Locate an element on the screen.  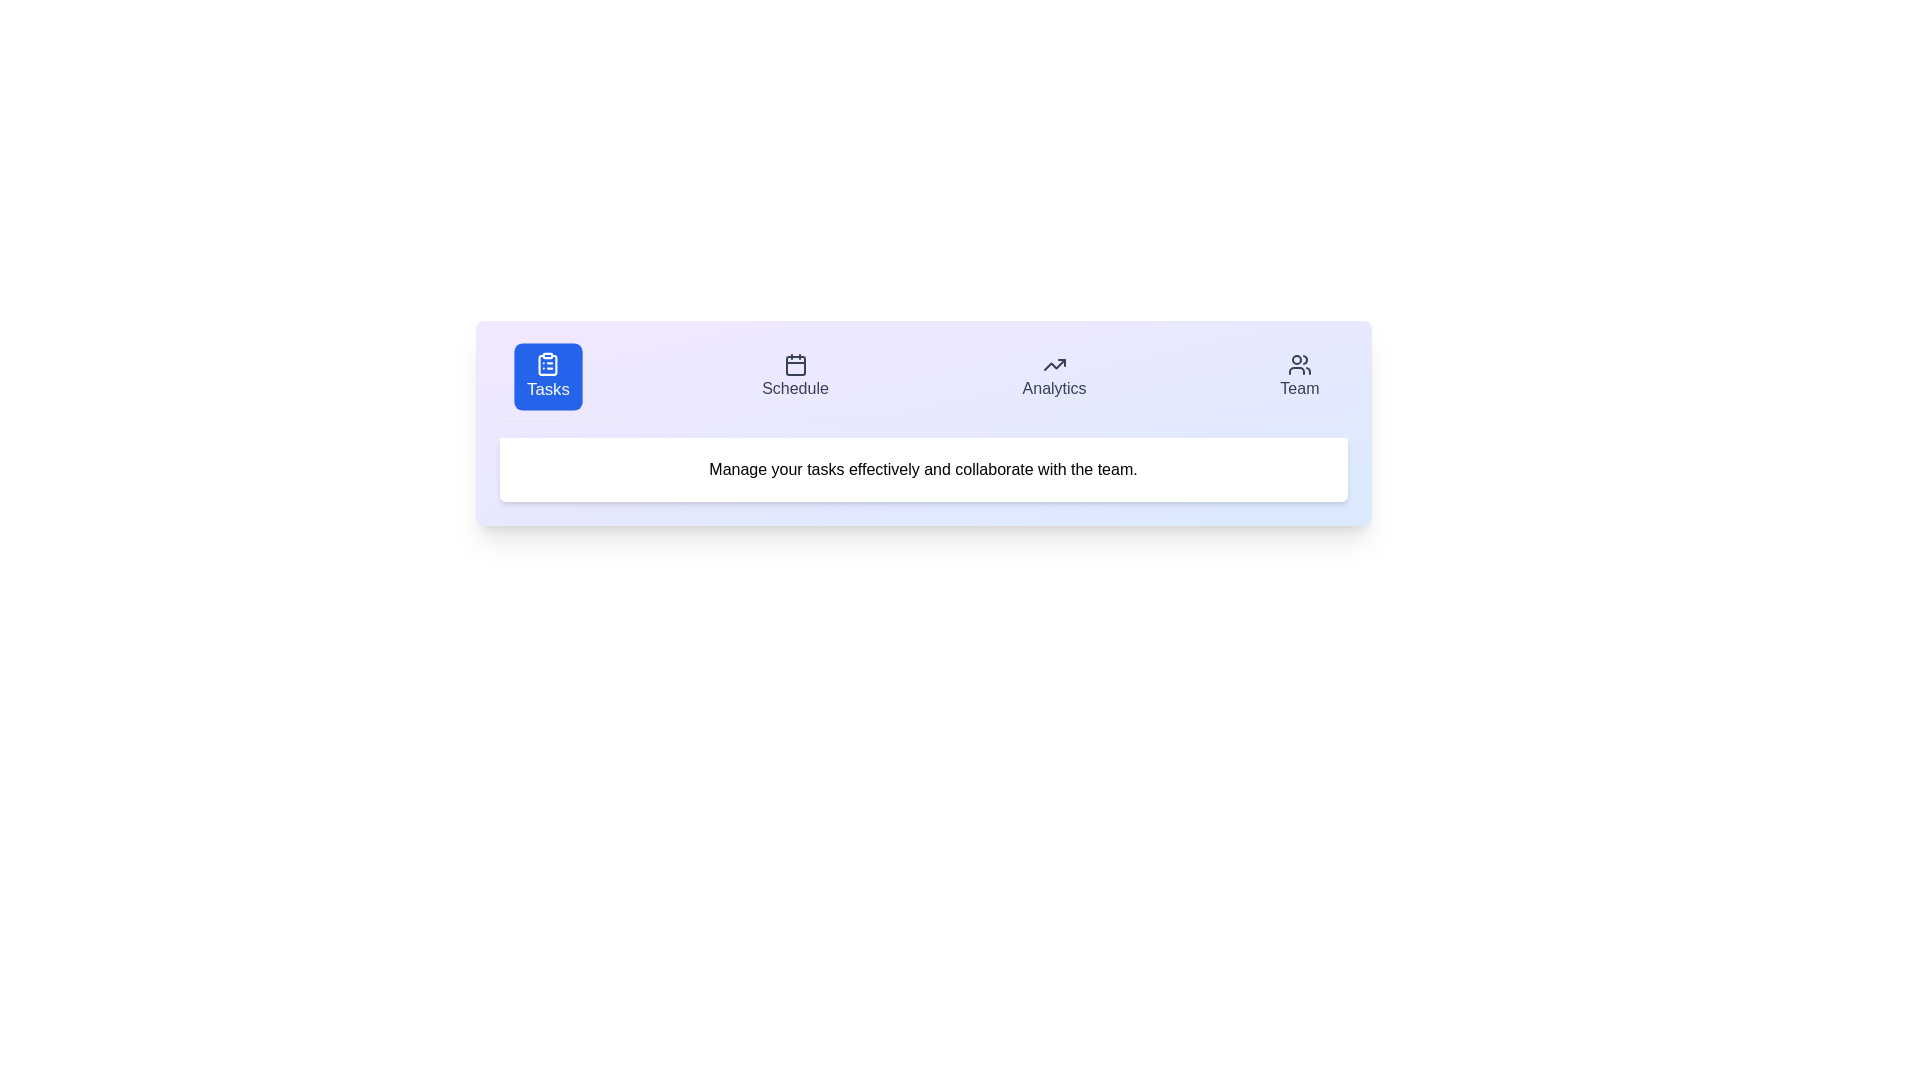
the Tasks tab by clicking on its respective button is located at coordinates (547, 377).